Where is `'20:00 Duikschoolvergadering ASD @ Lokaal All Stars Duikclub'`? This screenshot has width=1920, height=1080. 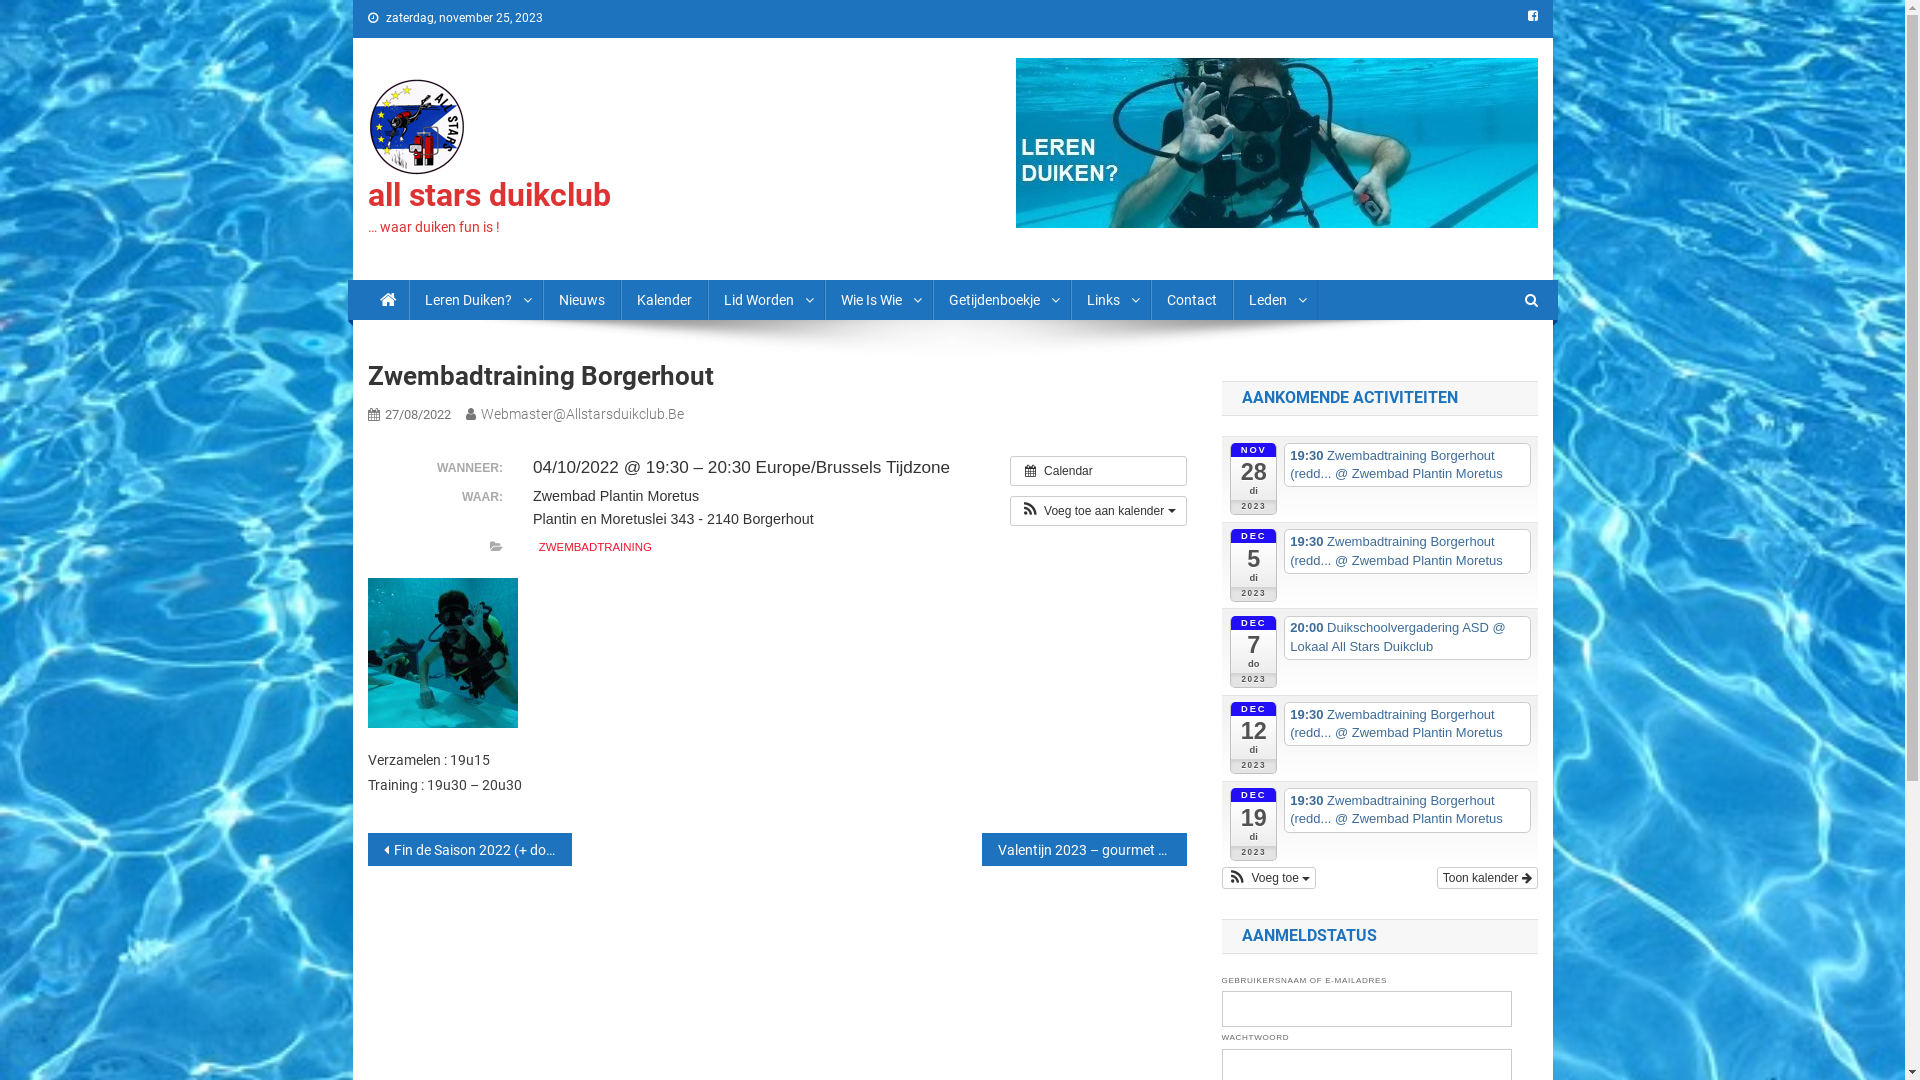
'20:00 Duikschoolvergadering ASD @ Lokaal All Stars Duikclub' is located at coordinates (1406, 637).